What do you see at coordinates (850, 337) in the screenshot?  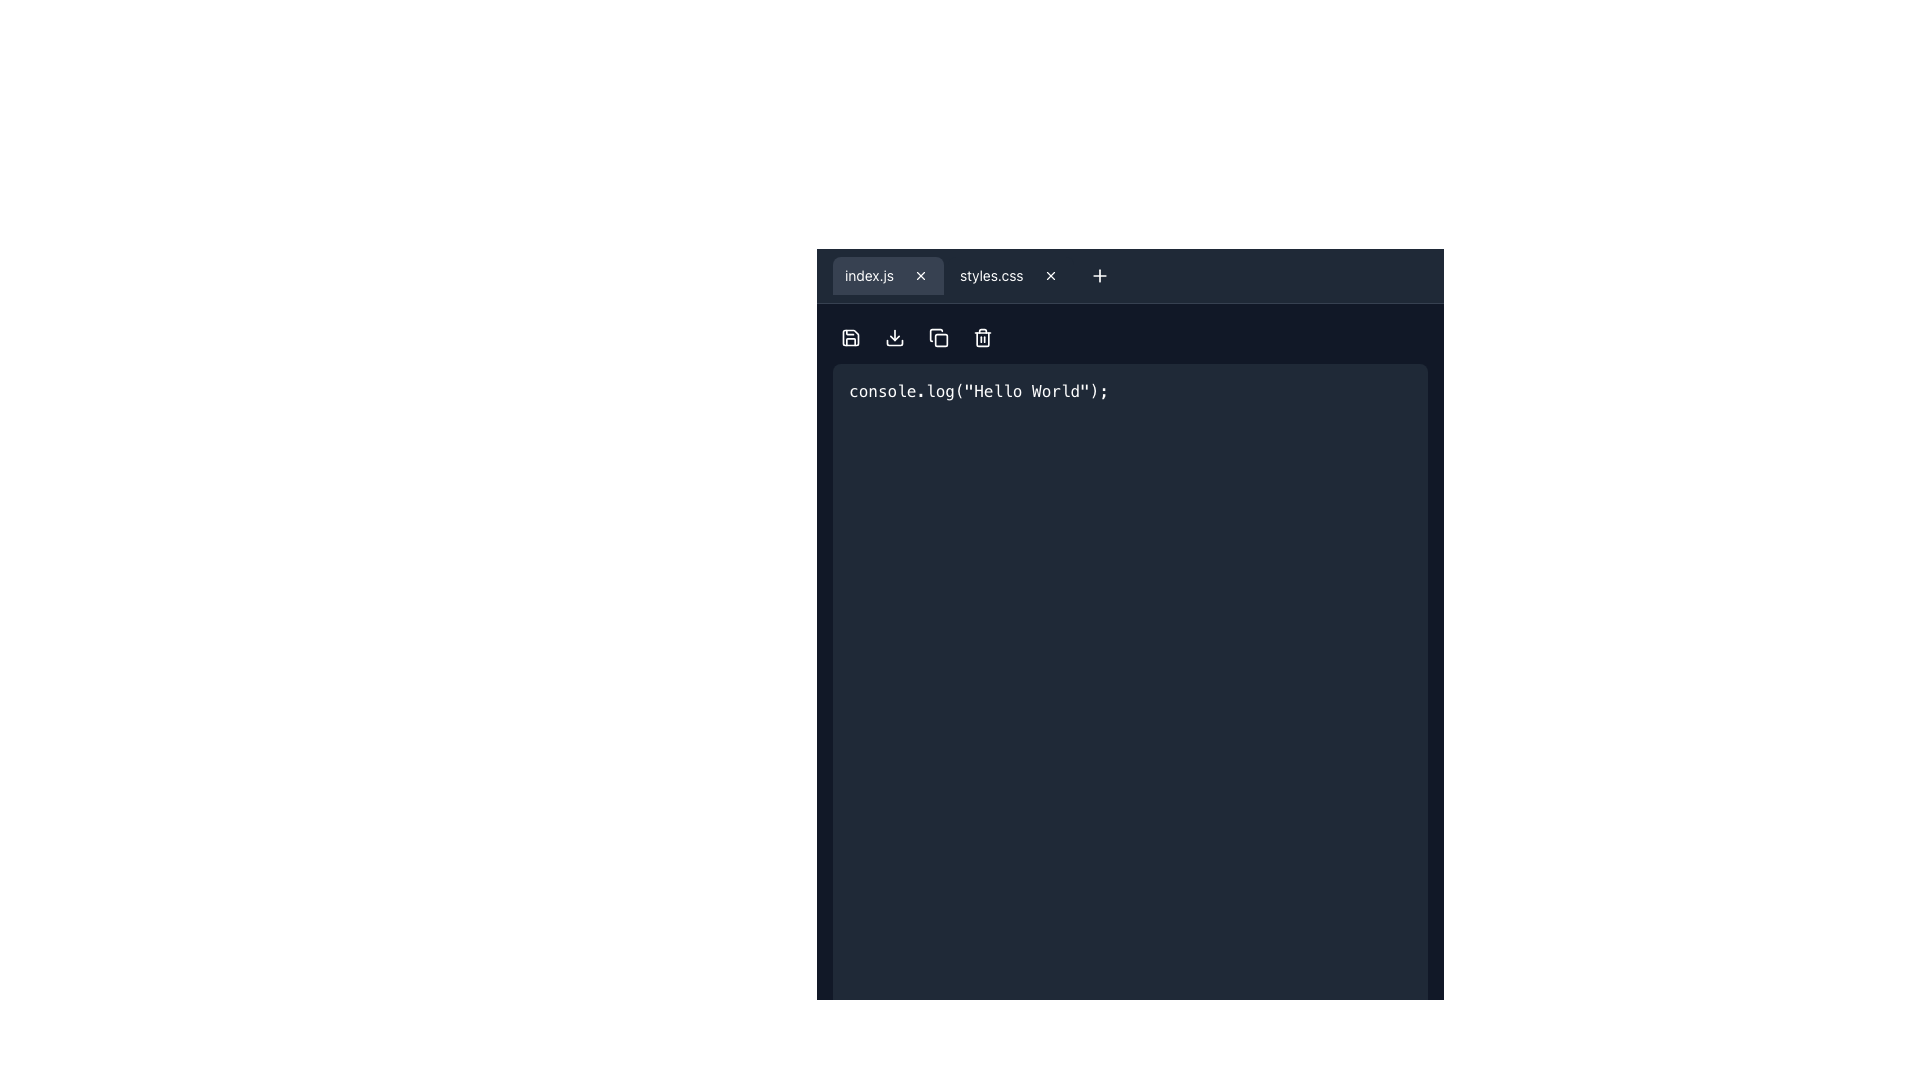 I see `the icon button resembling a document or file with a corner folded, located in the header toolbar area of the application window` at bounding box center [850, 337].